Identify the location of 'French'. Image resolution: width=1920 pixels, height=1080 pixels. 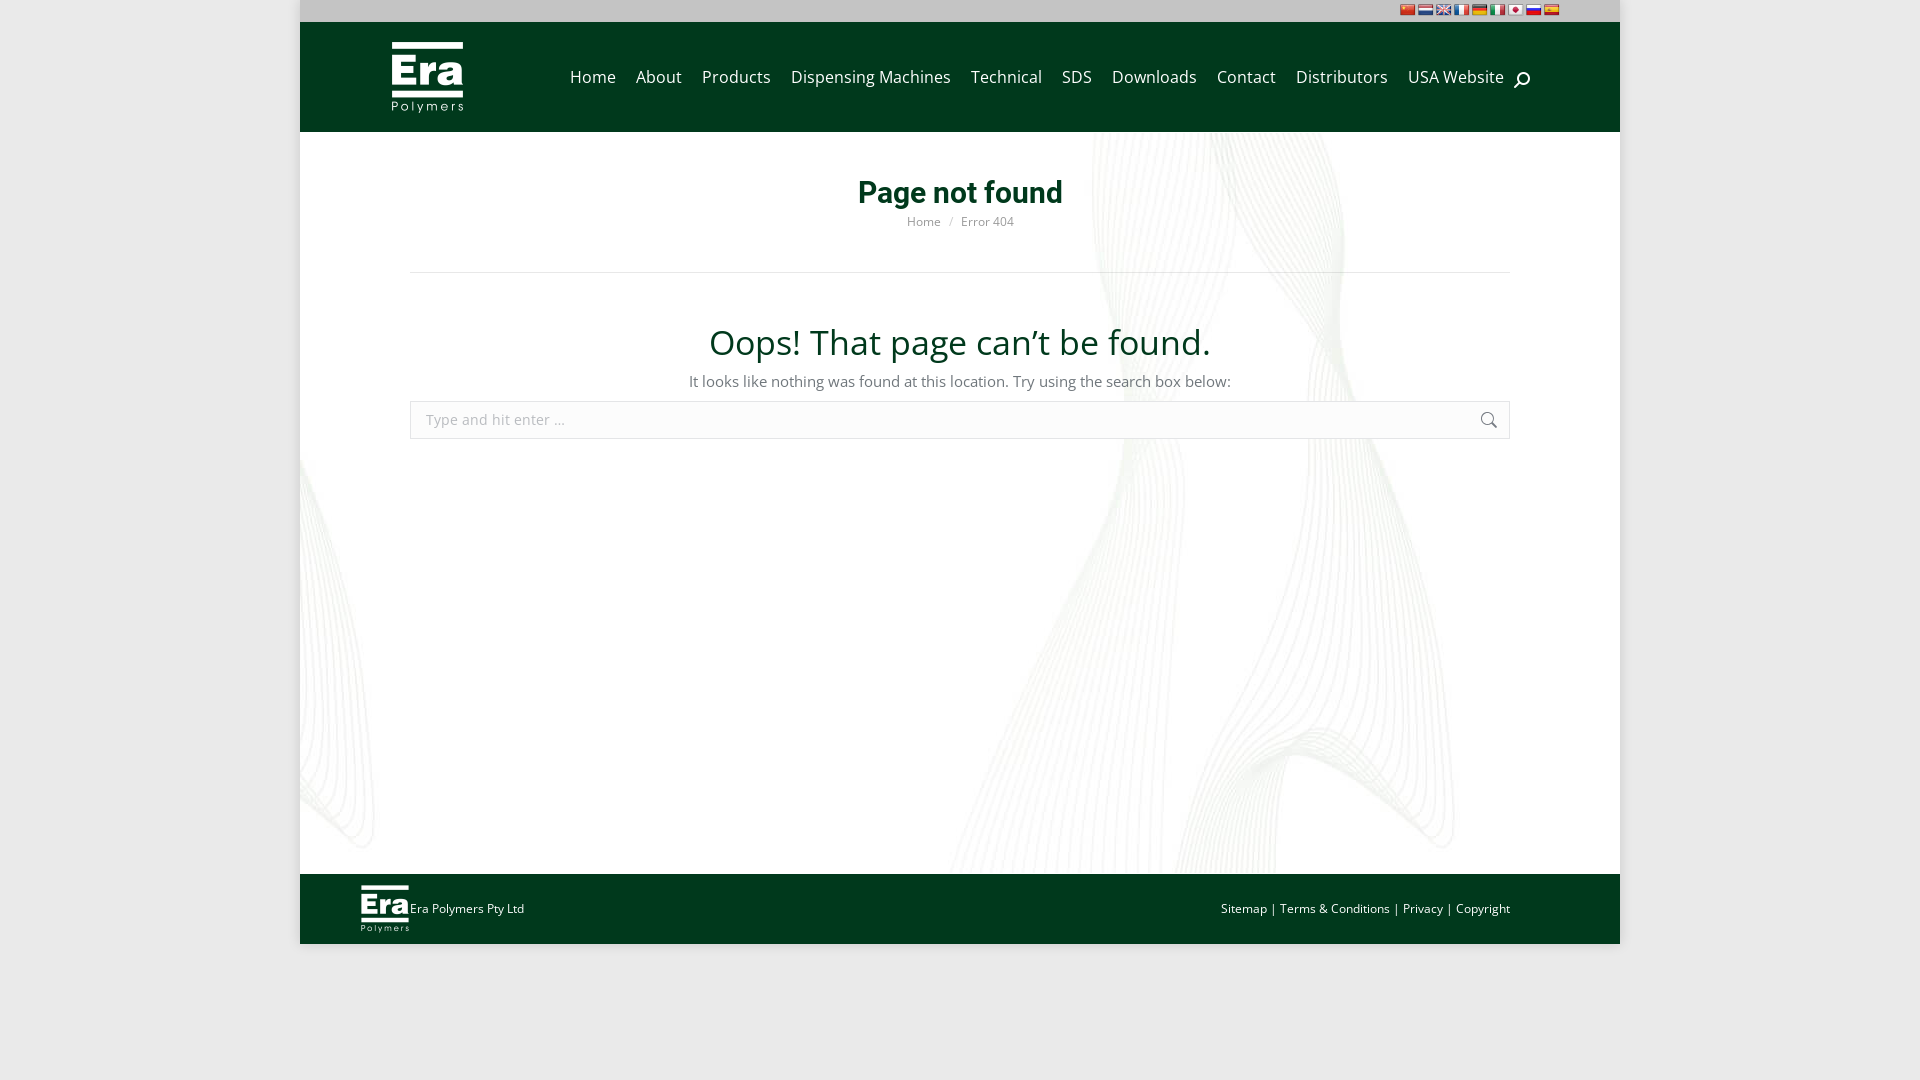
(1462, 10).